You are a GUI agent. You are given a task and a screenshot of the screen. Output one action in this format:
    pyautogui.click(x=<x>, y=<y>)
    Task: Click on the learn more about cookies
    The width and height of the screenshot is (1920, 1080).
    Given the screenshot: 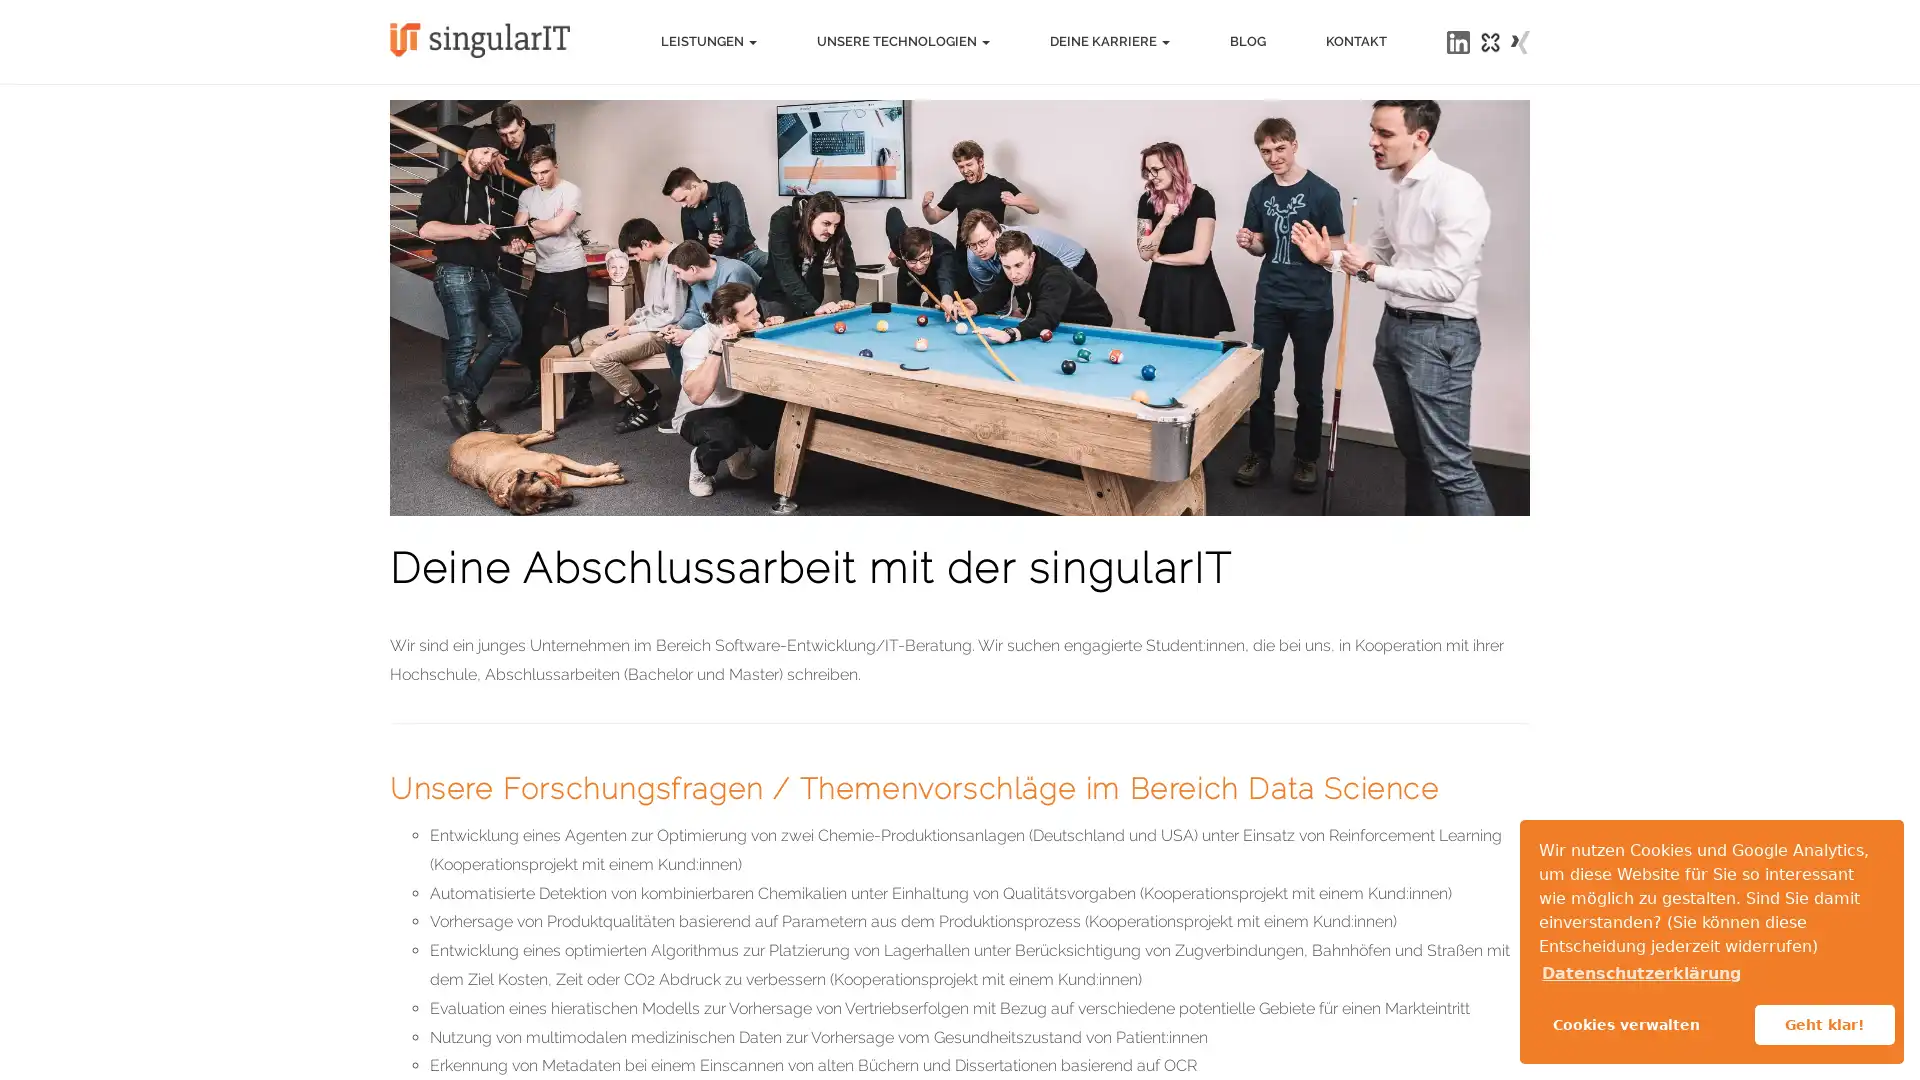 What is the action you would take?
    pyautogui.click(x=1641, y=972)
    